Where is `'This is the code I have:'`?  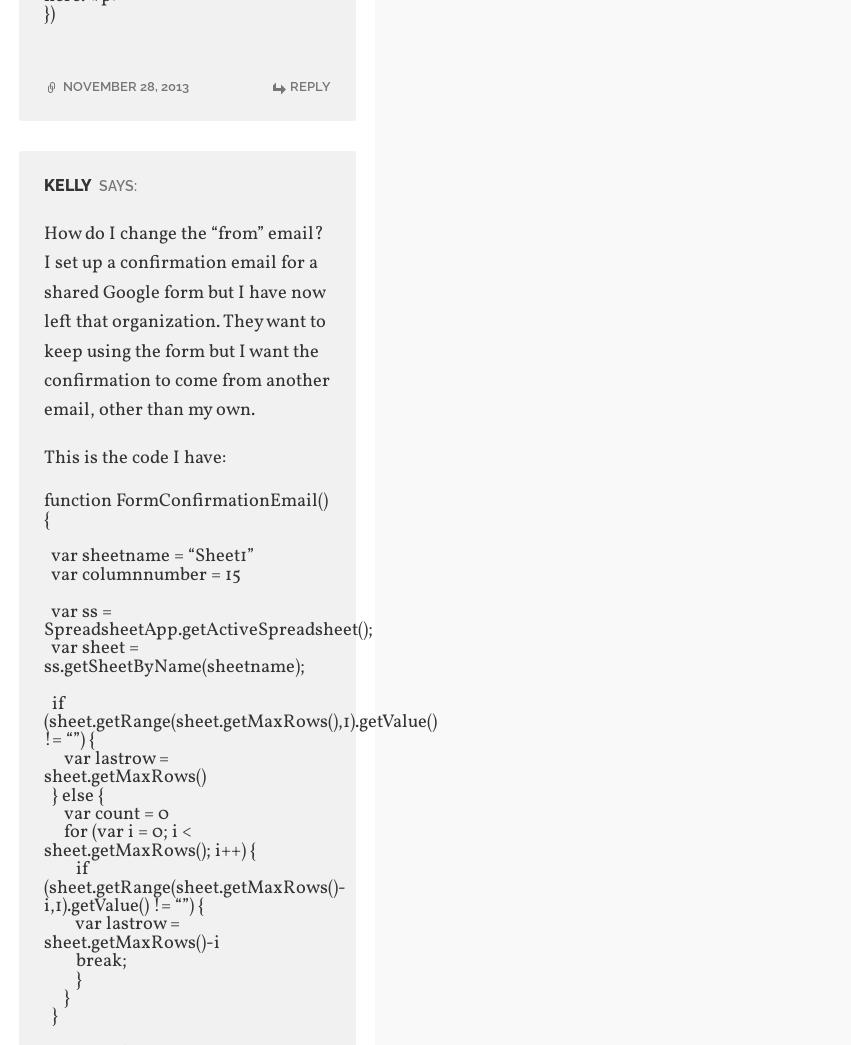
'This is the code I have:' is located at coordinates (134, 458).